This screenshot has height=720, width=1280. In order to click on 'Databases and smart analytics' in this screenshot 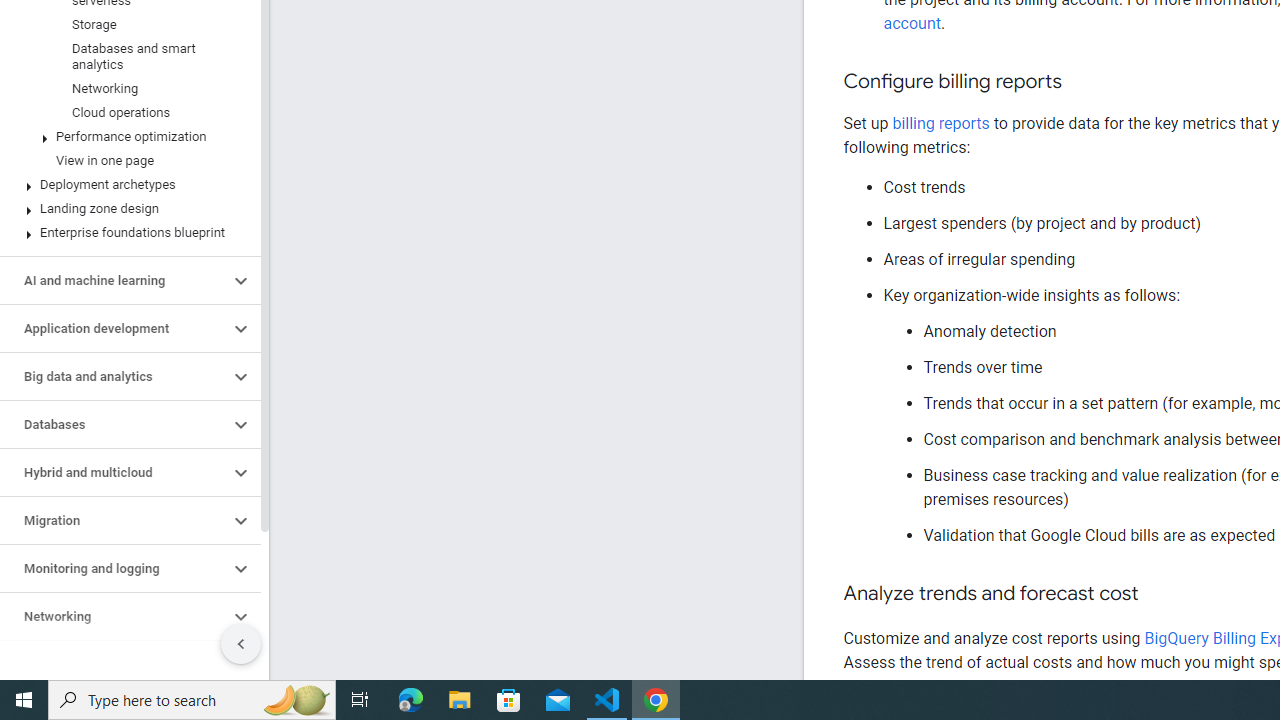, I will do `click(125, 55)`.